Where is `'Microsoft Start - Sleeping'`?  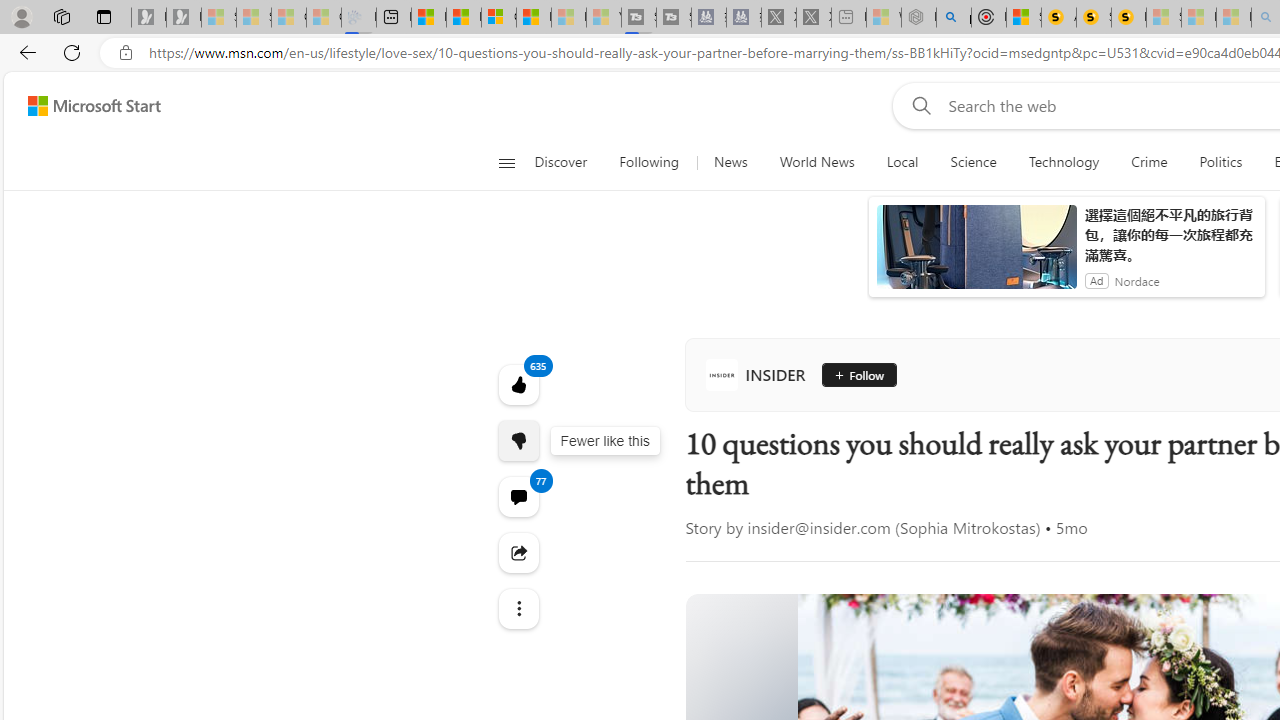 'Microsoft Start - Sleeping' is located at coordinates (567, 17).